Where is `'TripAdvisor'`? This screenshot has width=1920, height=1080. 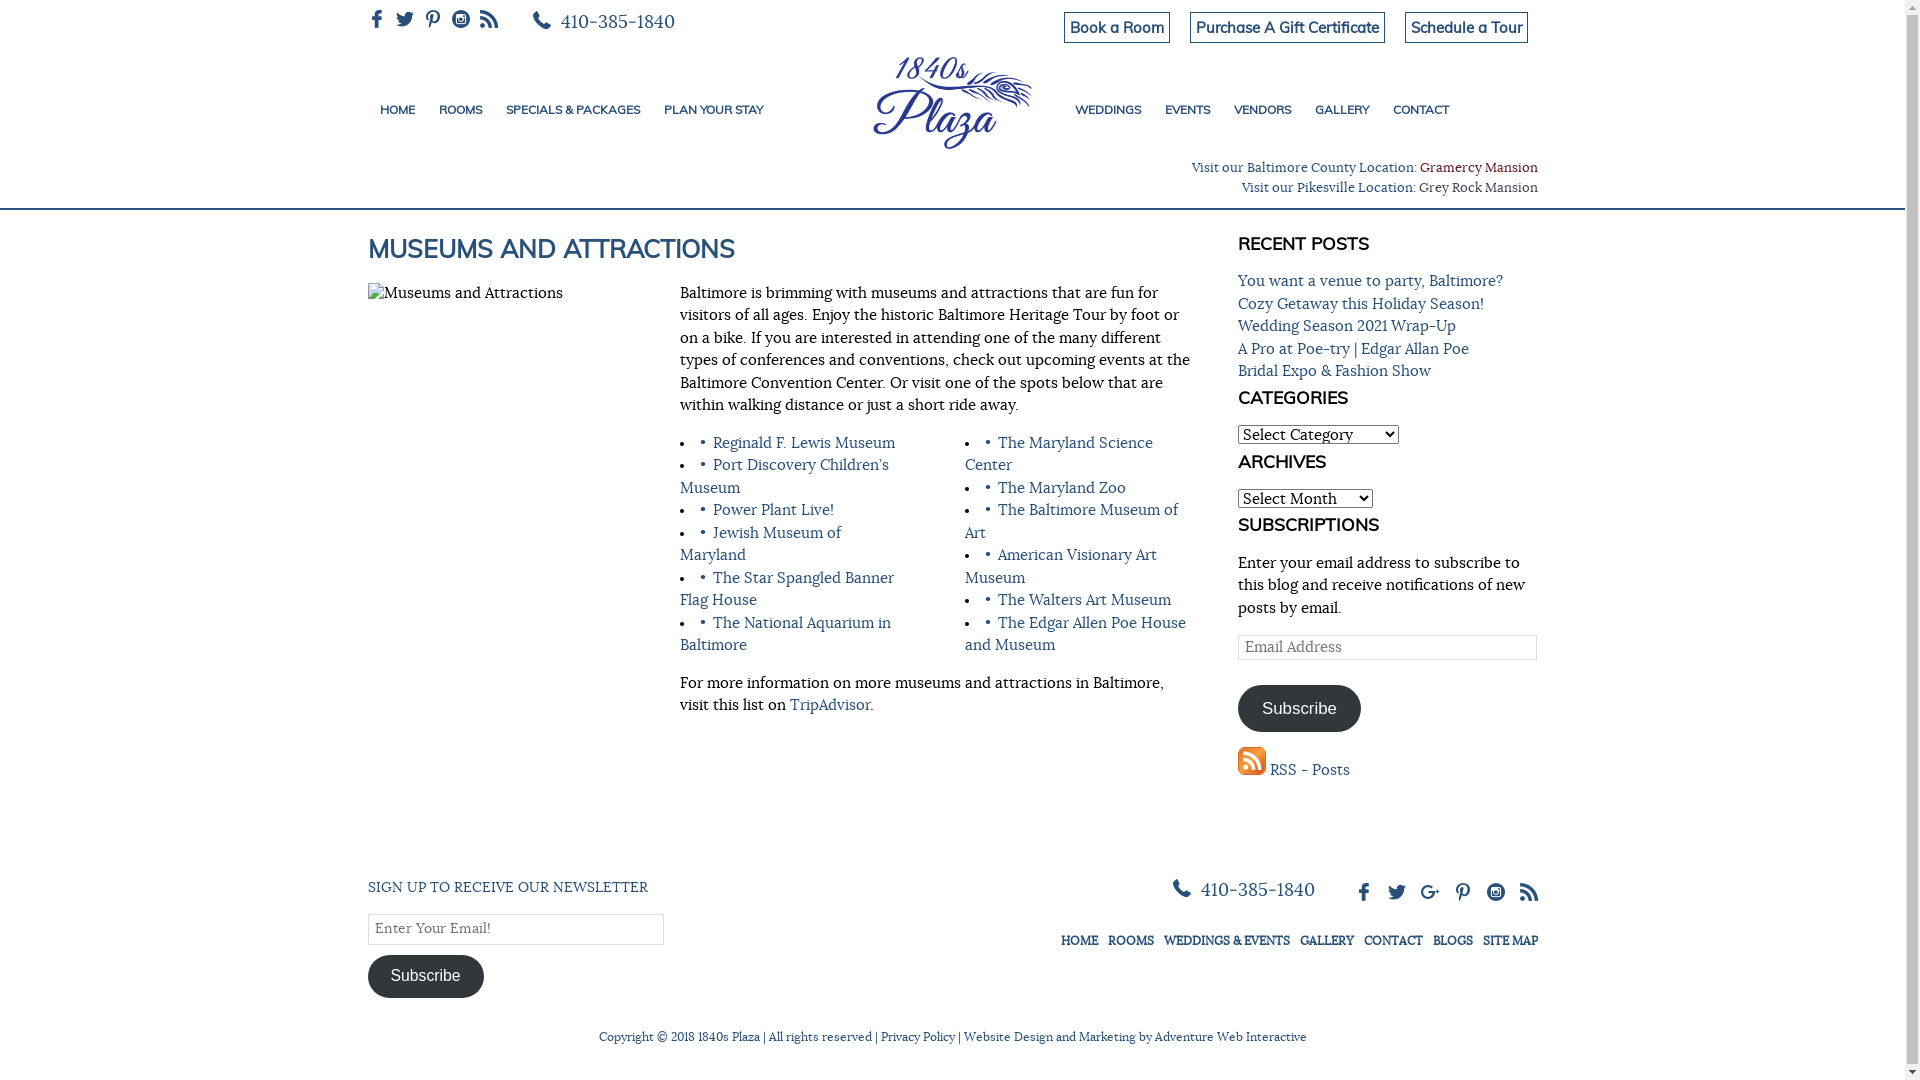
'TripAdvisor' is located at coordinates (830, 704).